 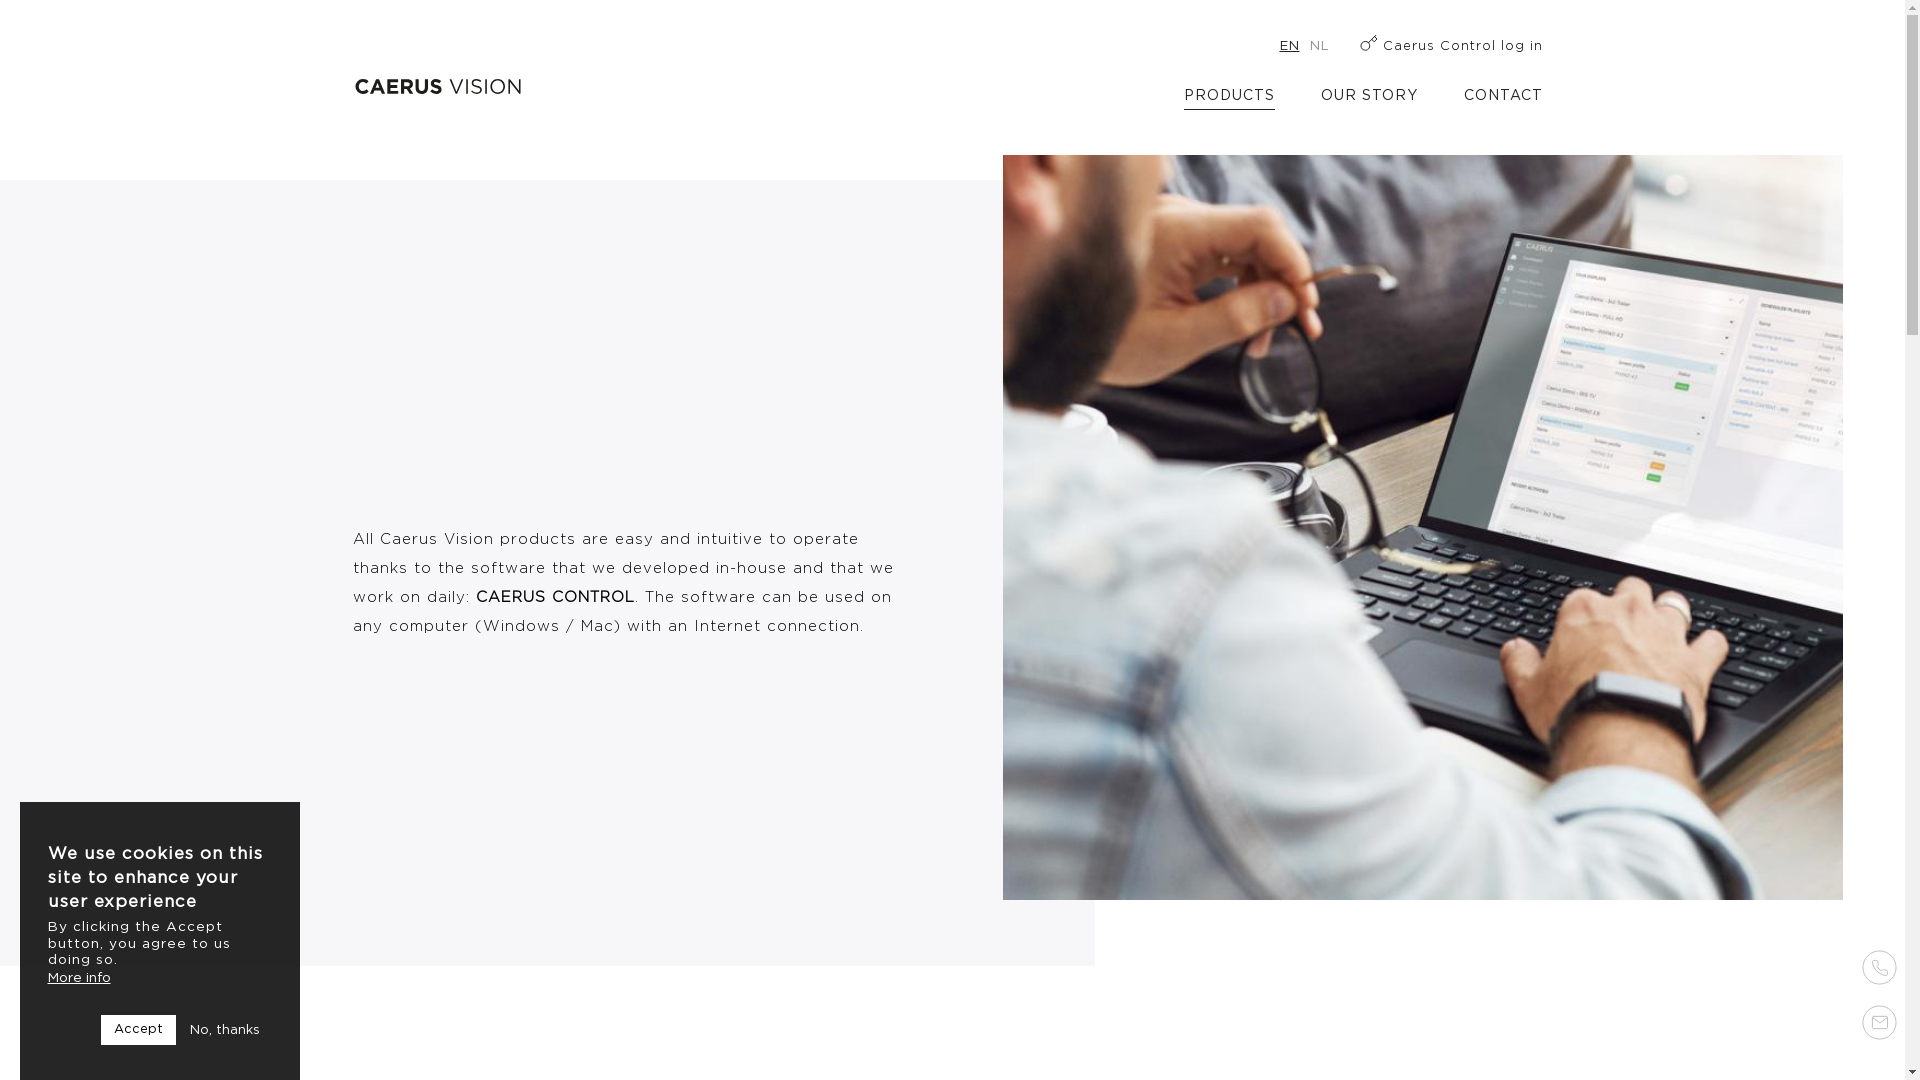 I want to click on 'Caerus Control log in', so click(x=1359, y=45).